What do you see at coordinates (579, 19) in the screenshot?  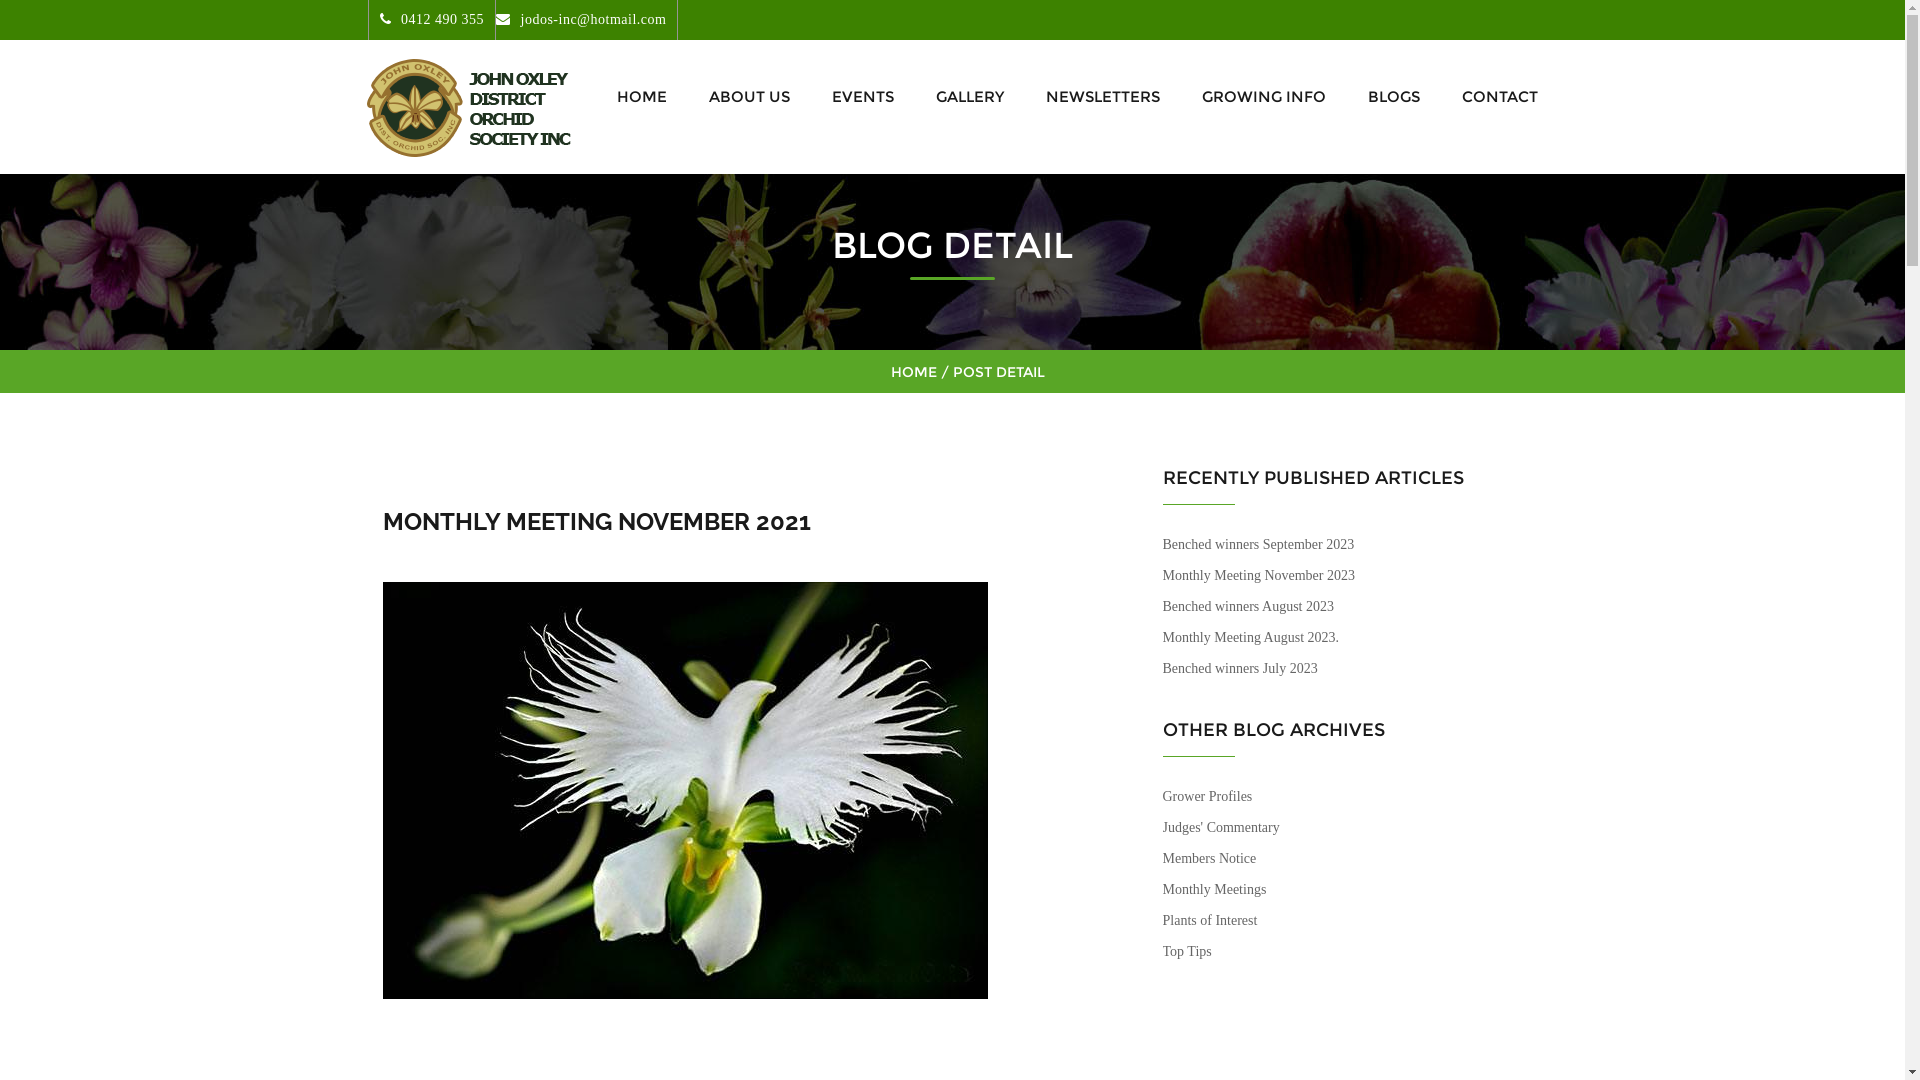 I see `'jodos-inc@hotmail.com'` at bounding box center [579, 19].